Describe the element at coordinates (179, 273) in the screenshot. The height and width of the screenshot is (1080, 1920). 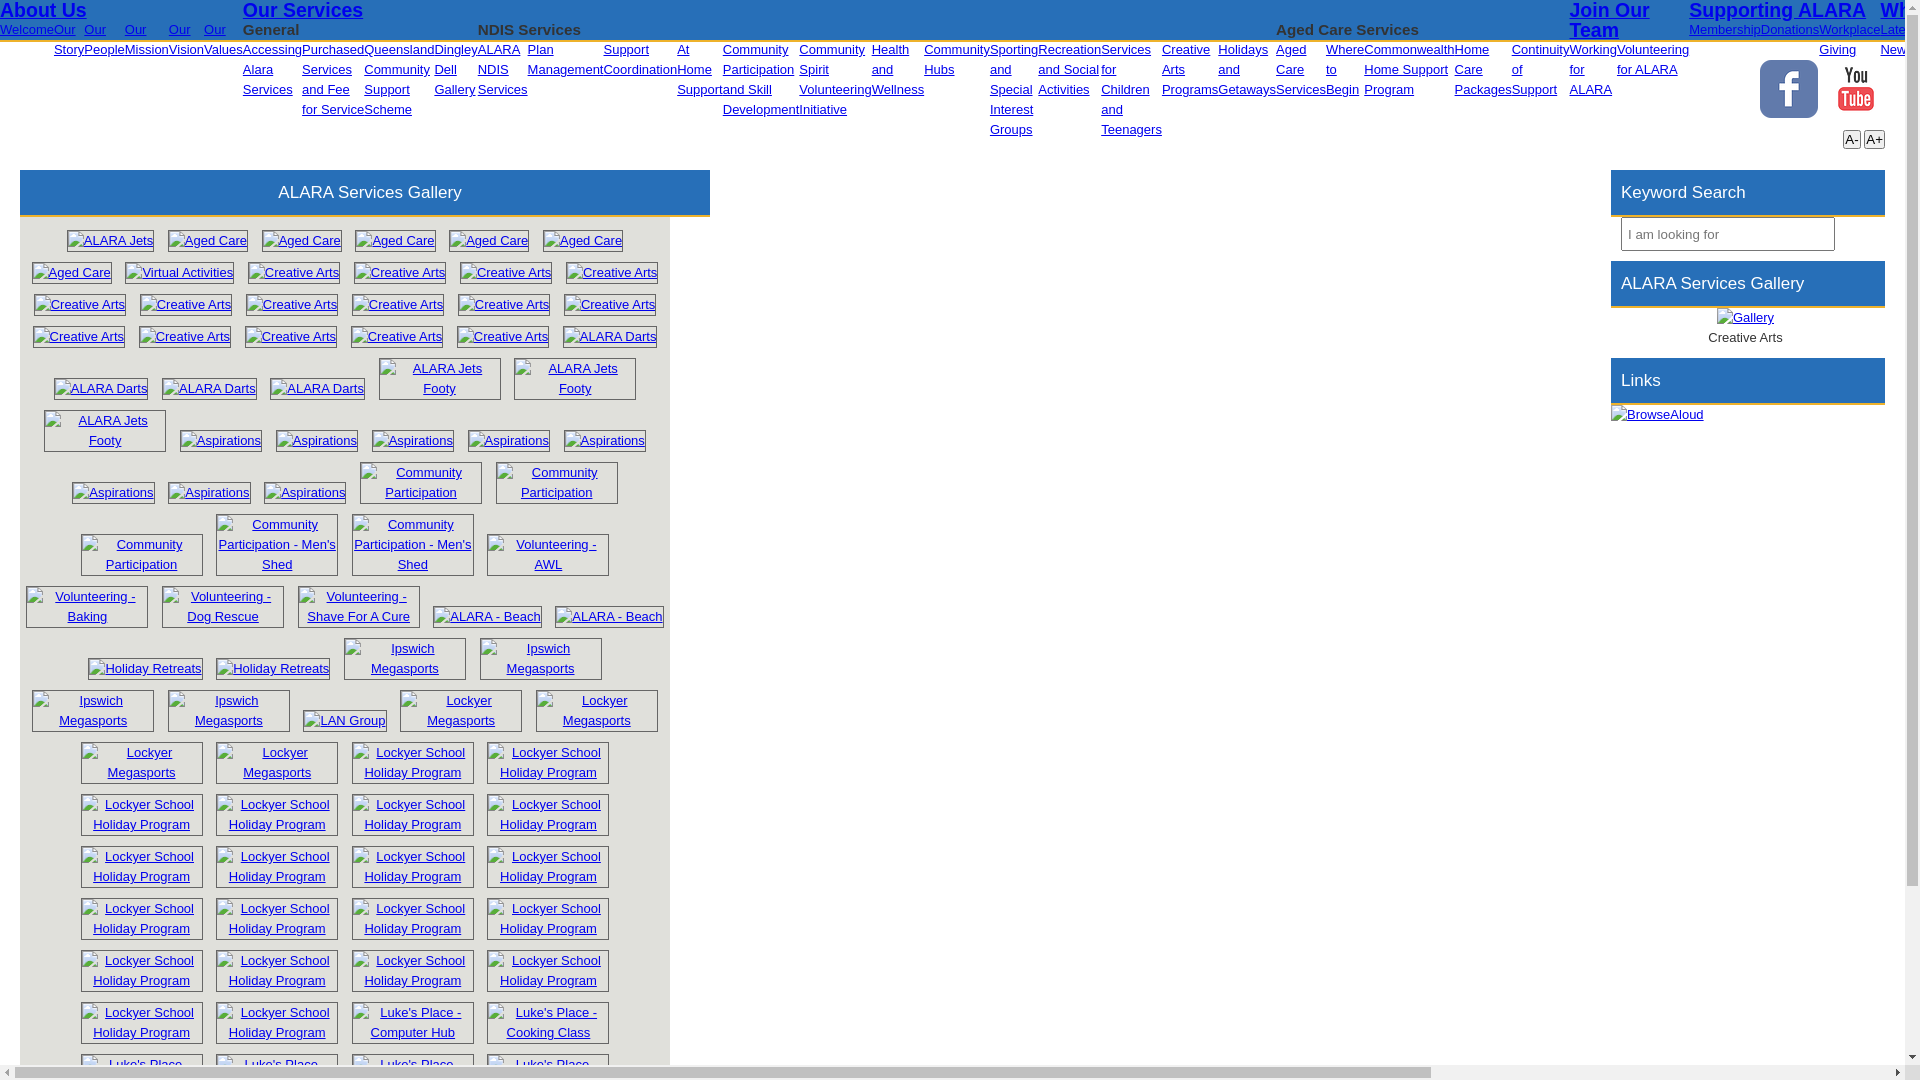
I see `'Virtual Activities'` at that location.